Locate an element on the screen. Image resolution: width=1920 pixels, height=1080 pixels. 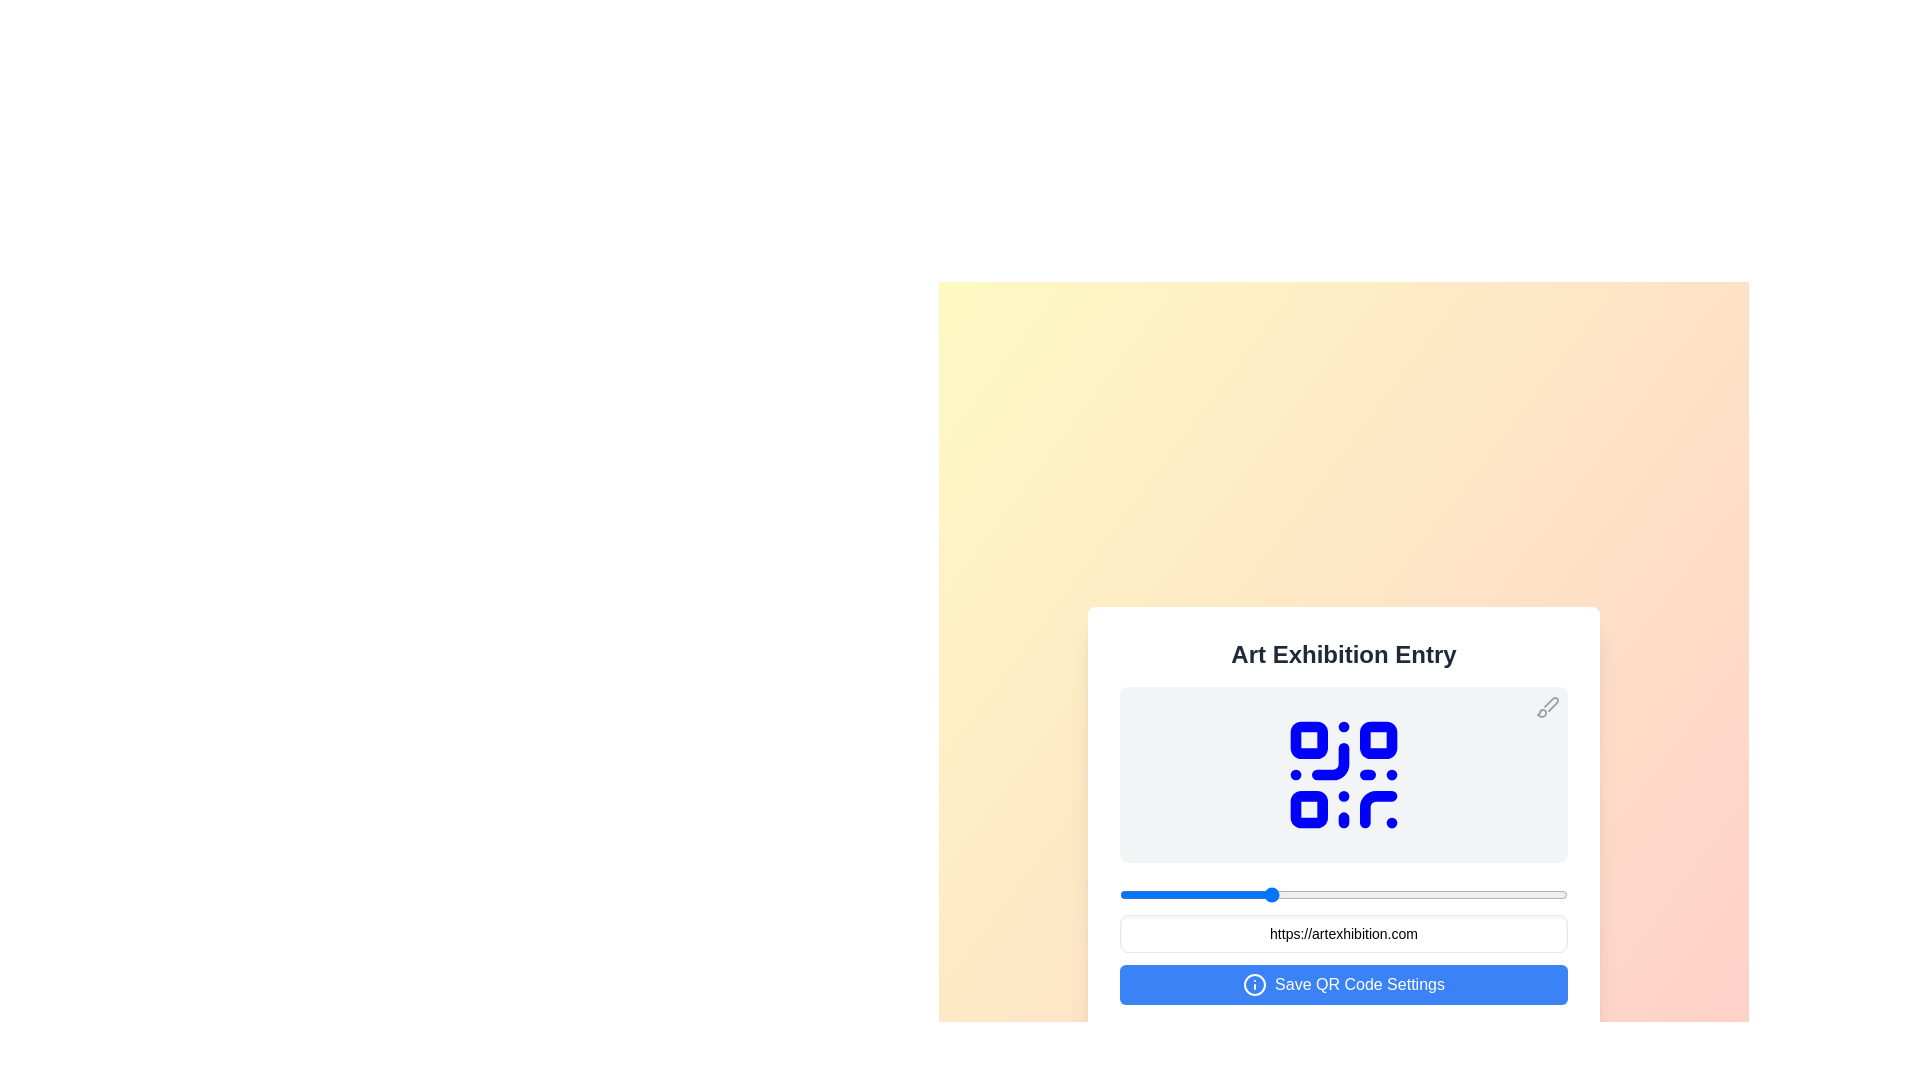
the slider input at the specified coordinates to set a value between 64 and 256 is located at coordinates (1344, 893).